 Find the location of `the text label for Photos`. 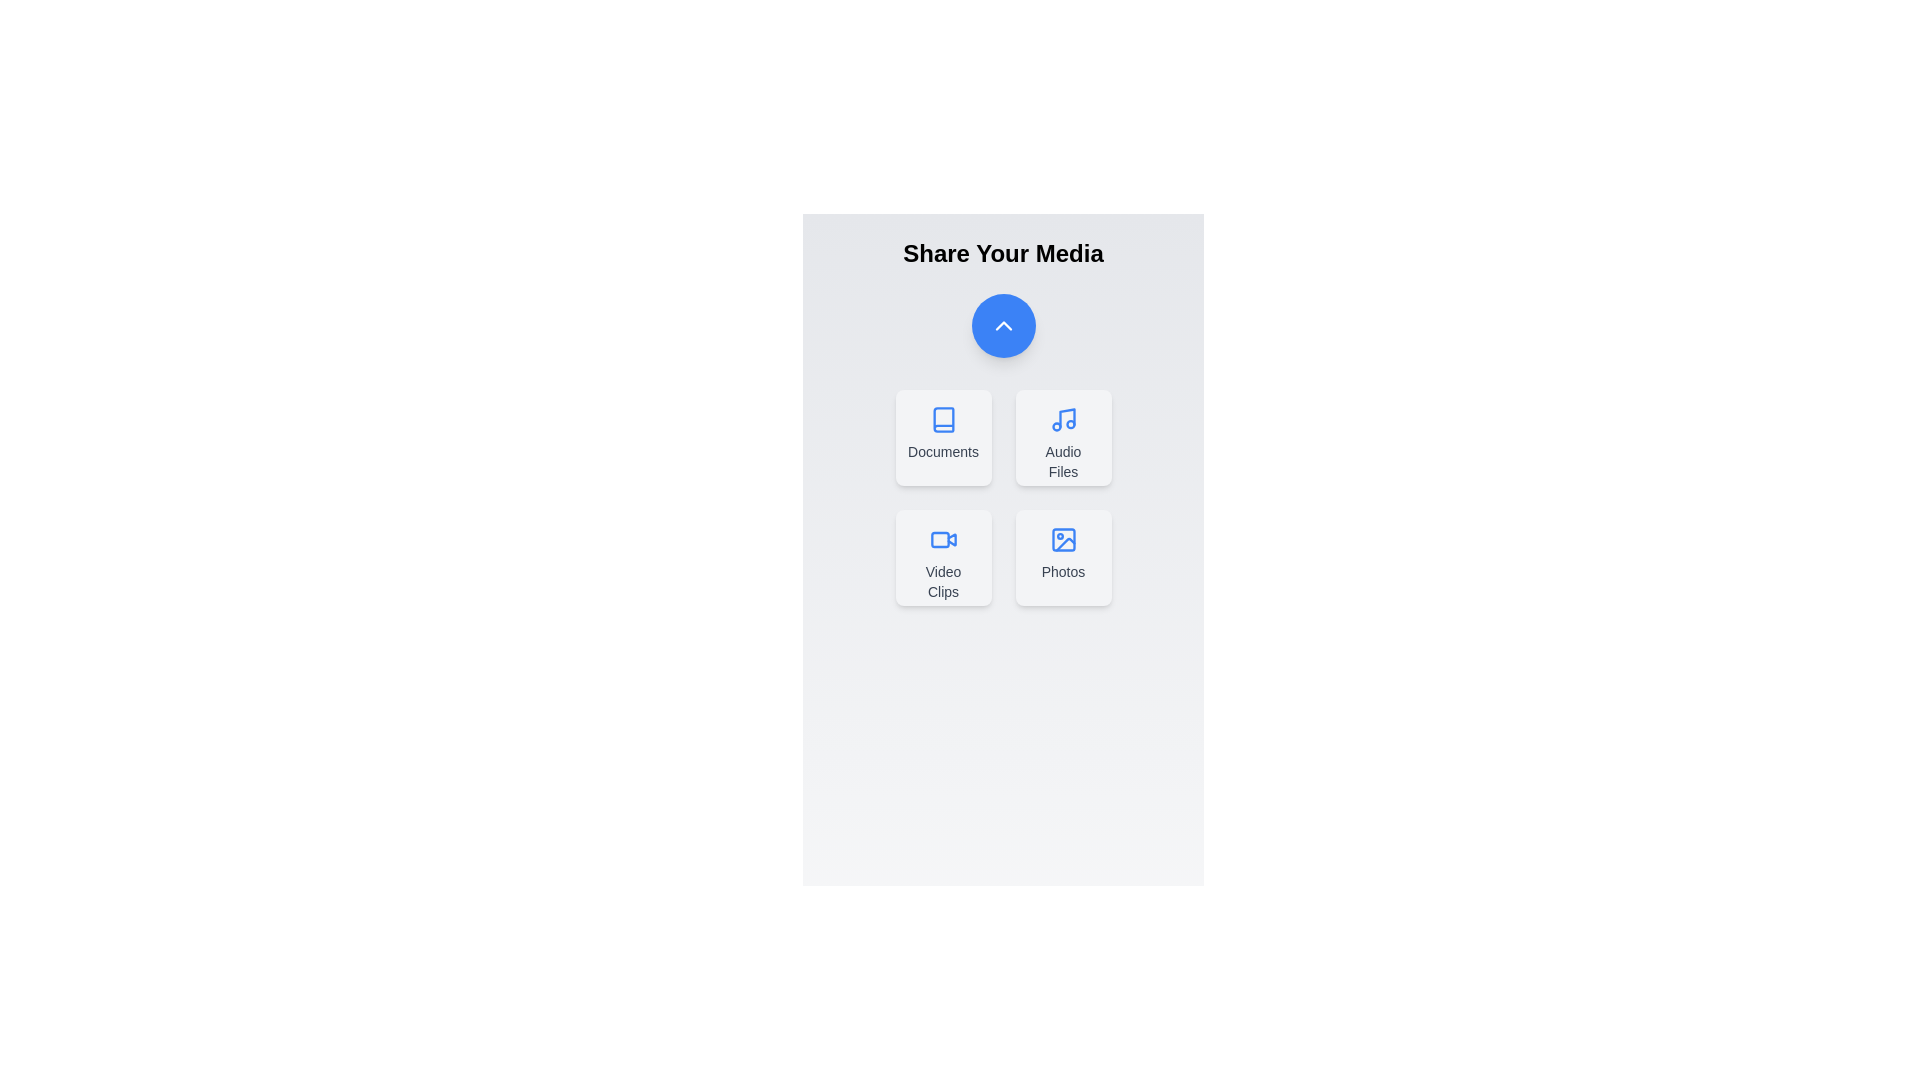

the text label for Photos is located at coordinates (1062, 571).